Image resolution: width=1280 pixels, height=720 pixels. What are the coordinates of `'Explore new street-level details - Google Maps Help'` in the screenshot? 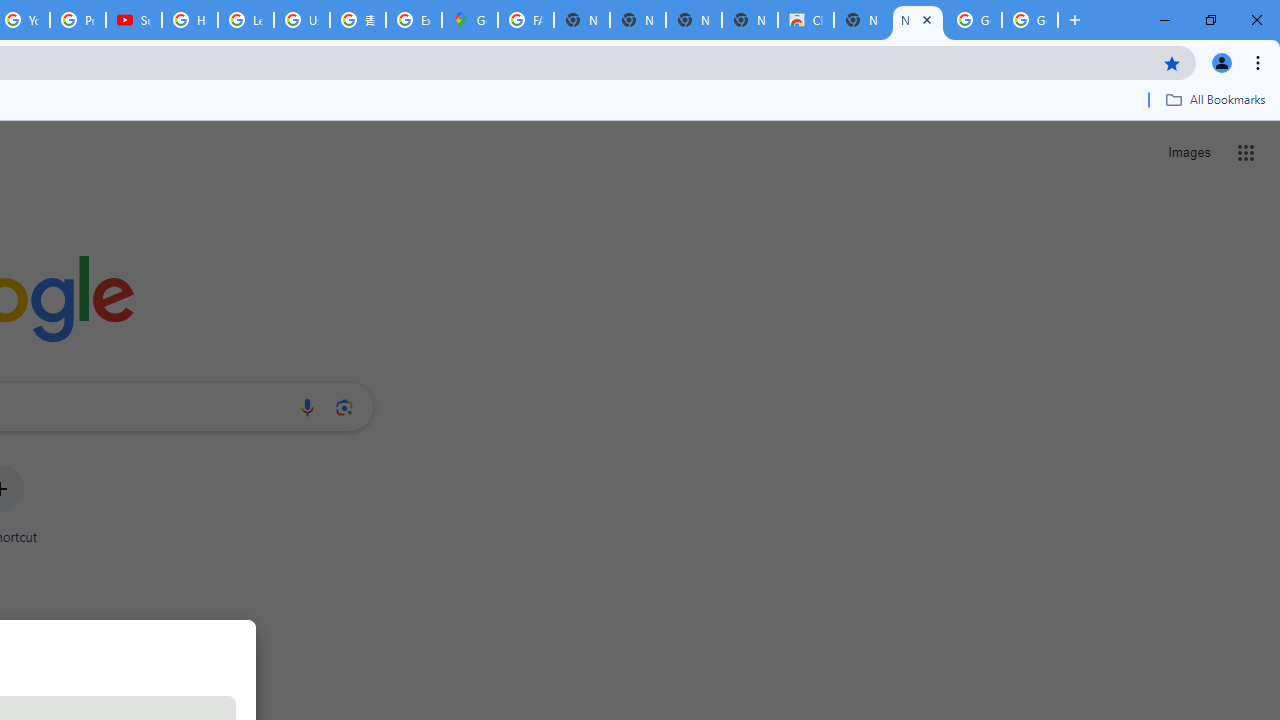 It's located at (413, 20).